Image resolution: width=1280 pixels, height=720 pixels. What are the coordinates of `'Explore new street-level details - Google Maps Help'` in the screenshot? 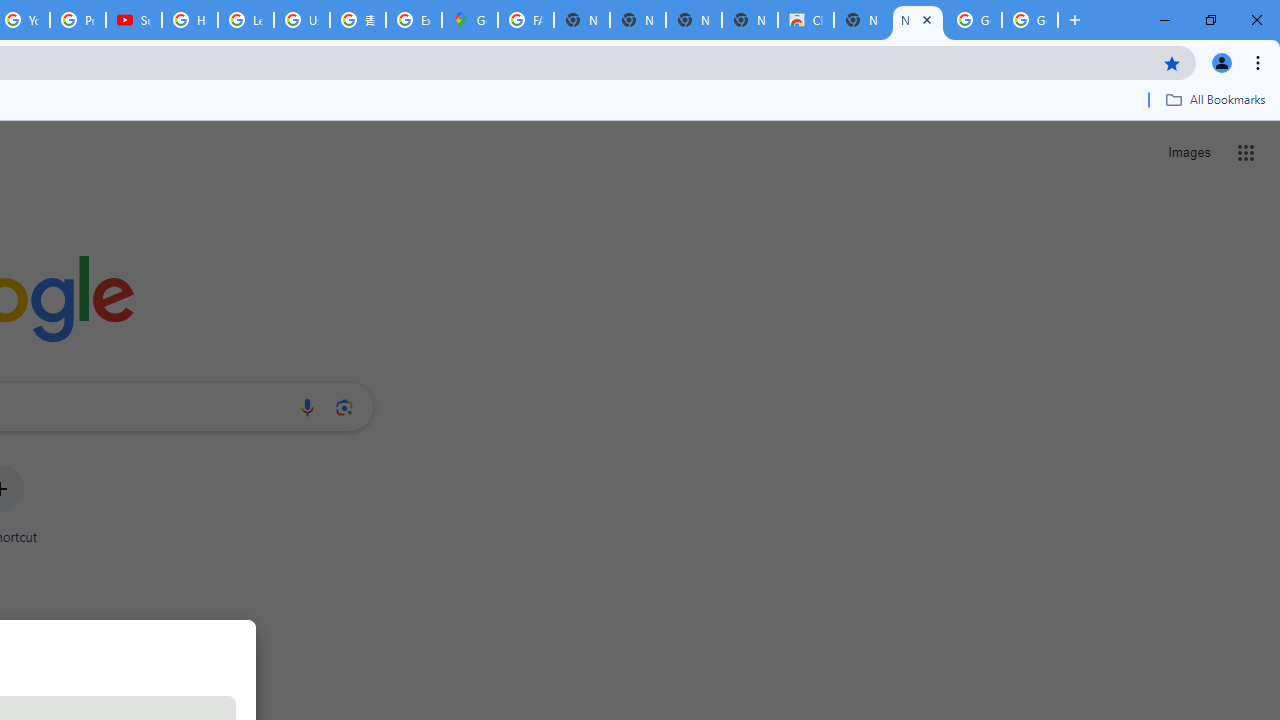 It's located at (413, 20).